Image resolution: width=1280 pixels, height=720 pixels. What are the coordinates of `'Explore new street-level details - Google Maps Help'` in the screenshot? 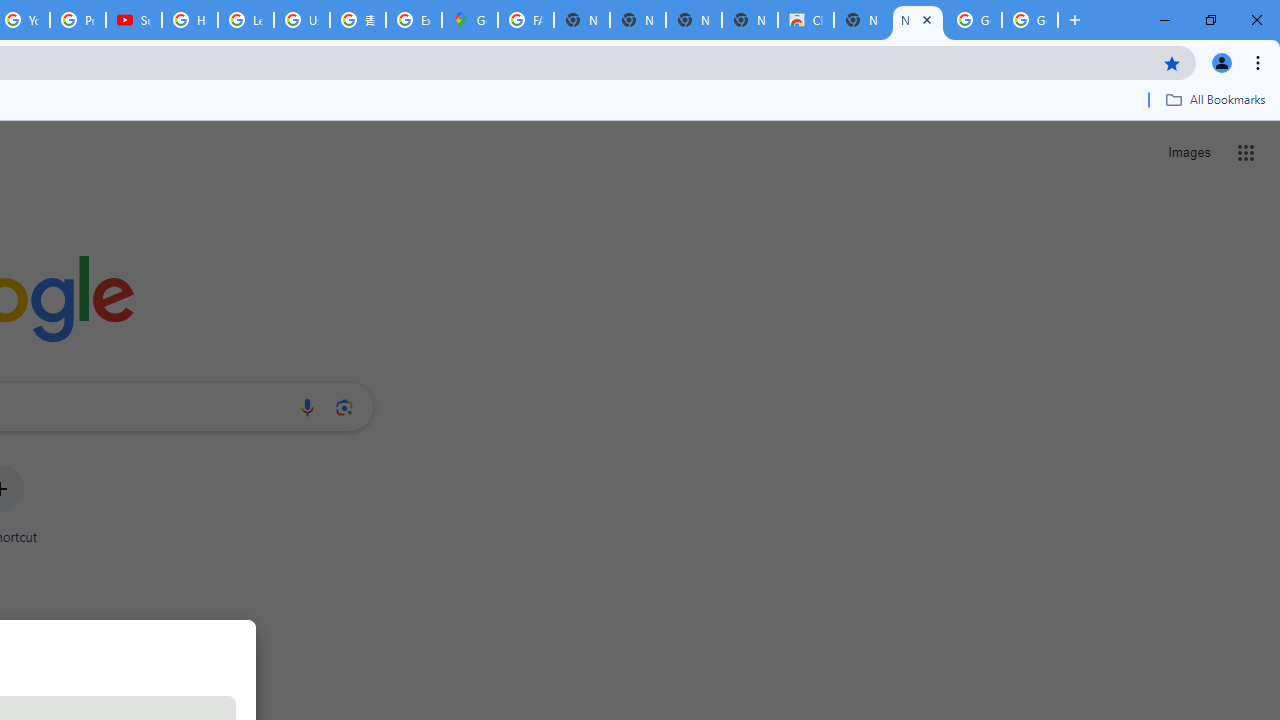 It's located at (413, 20).